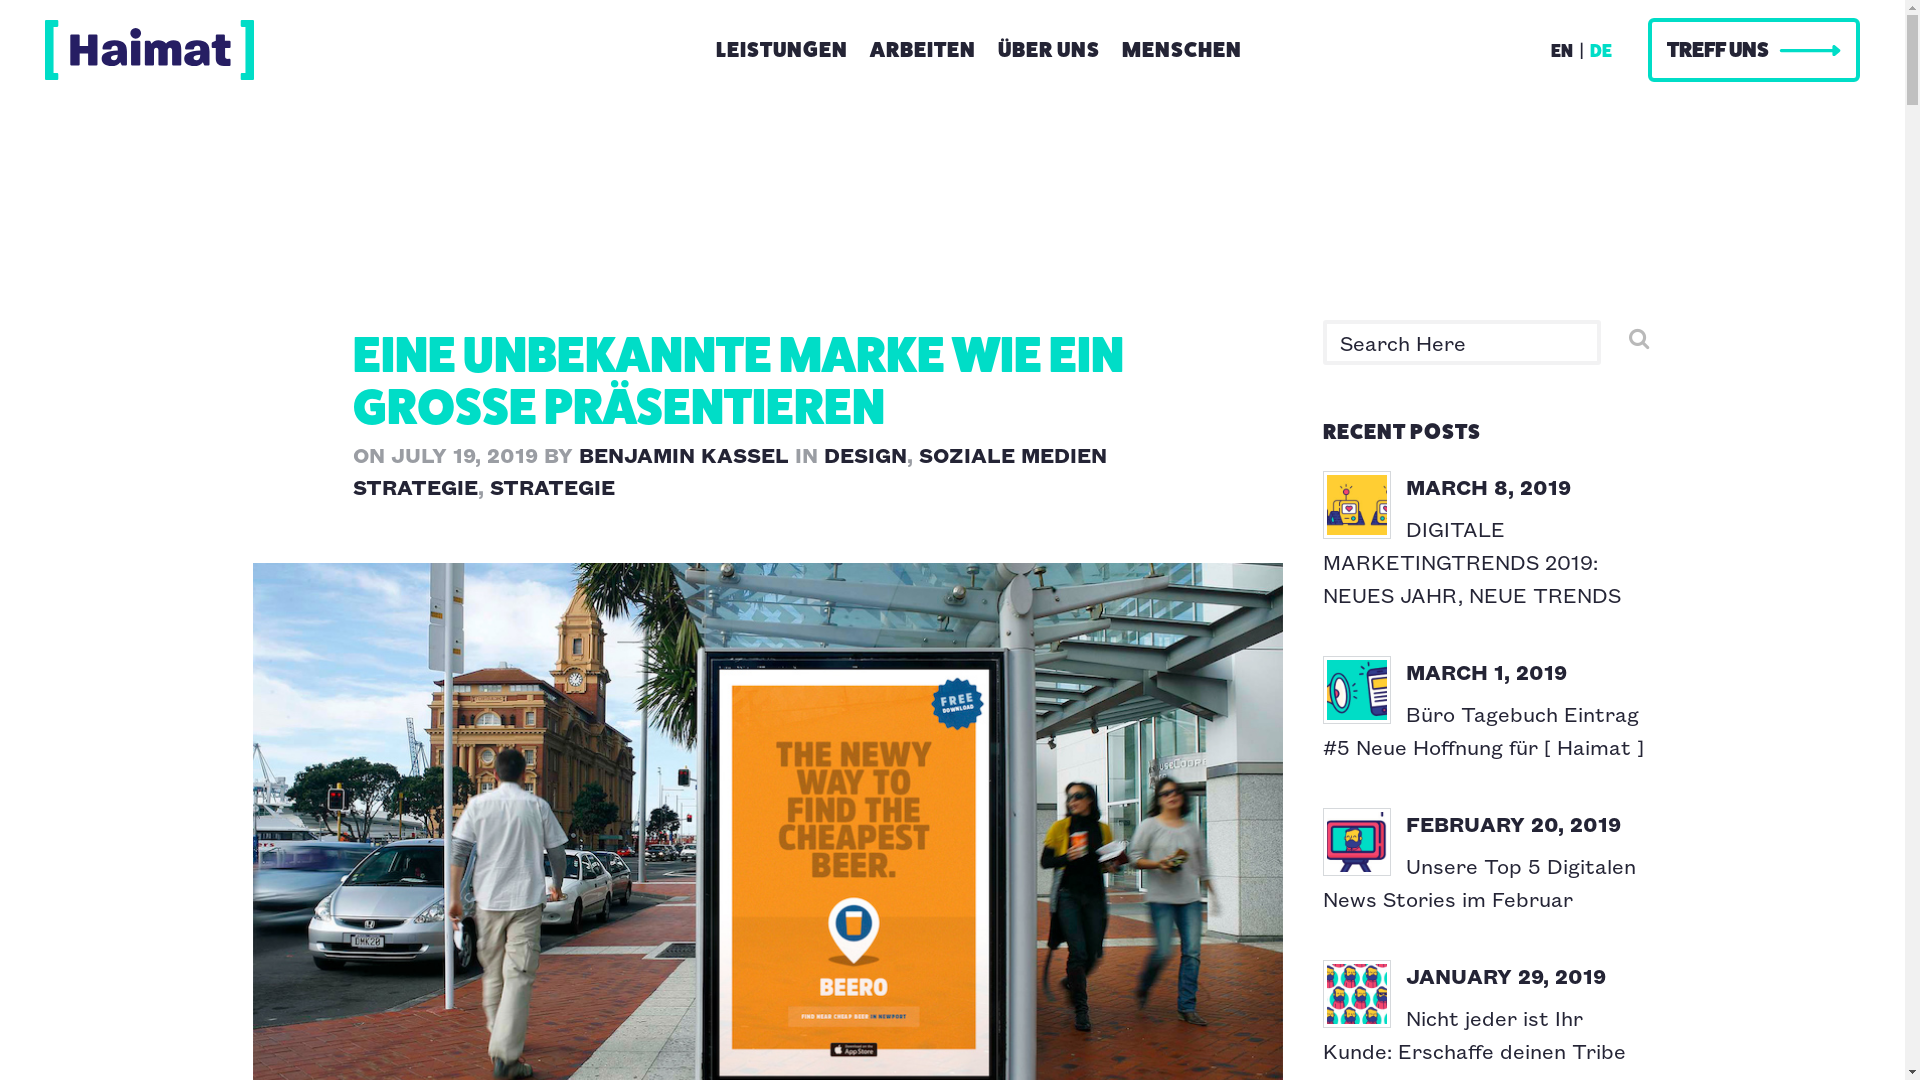  Describe the element at coordinates (1473, 1033) in the screenshot. I see `'Nicht jeder ist Ihr Kunde: Erschaffe deinen Tribe'` at that location.